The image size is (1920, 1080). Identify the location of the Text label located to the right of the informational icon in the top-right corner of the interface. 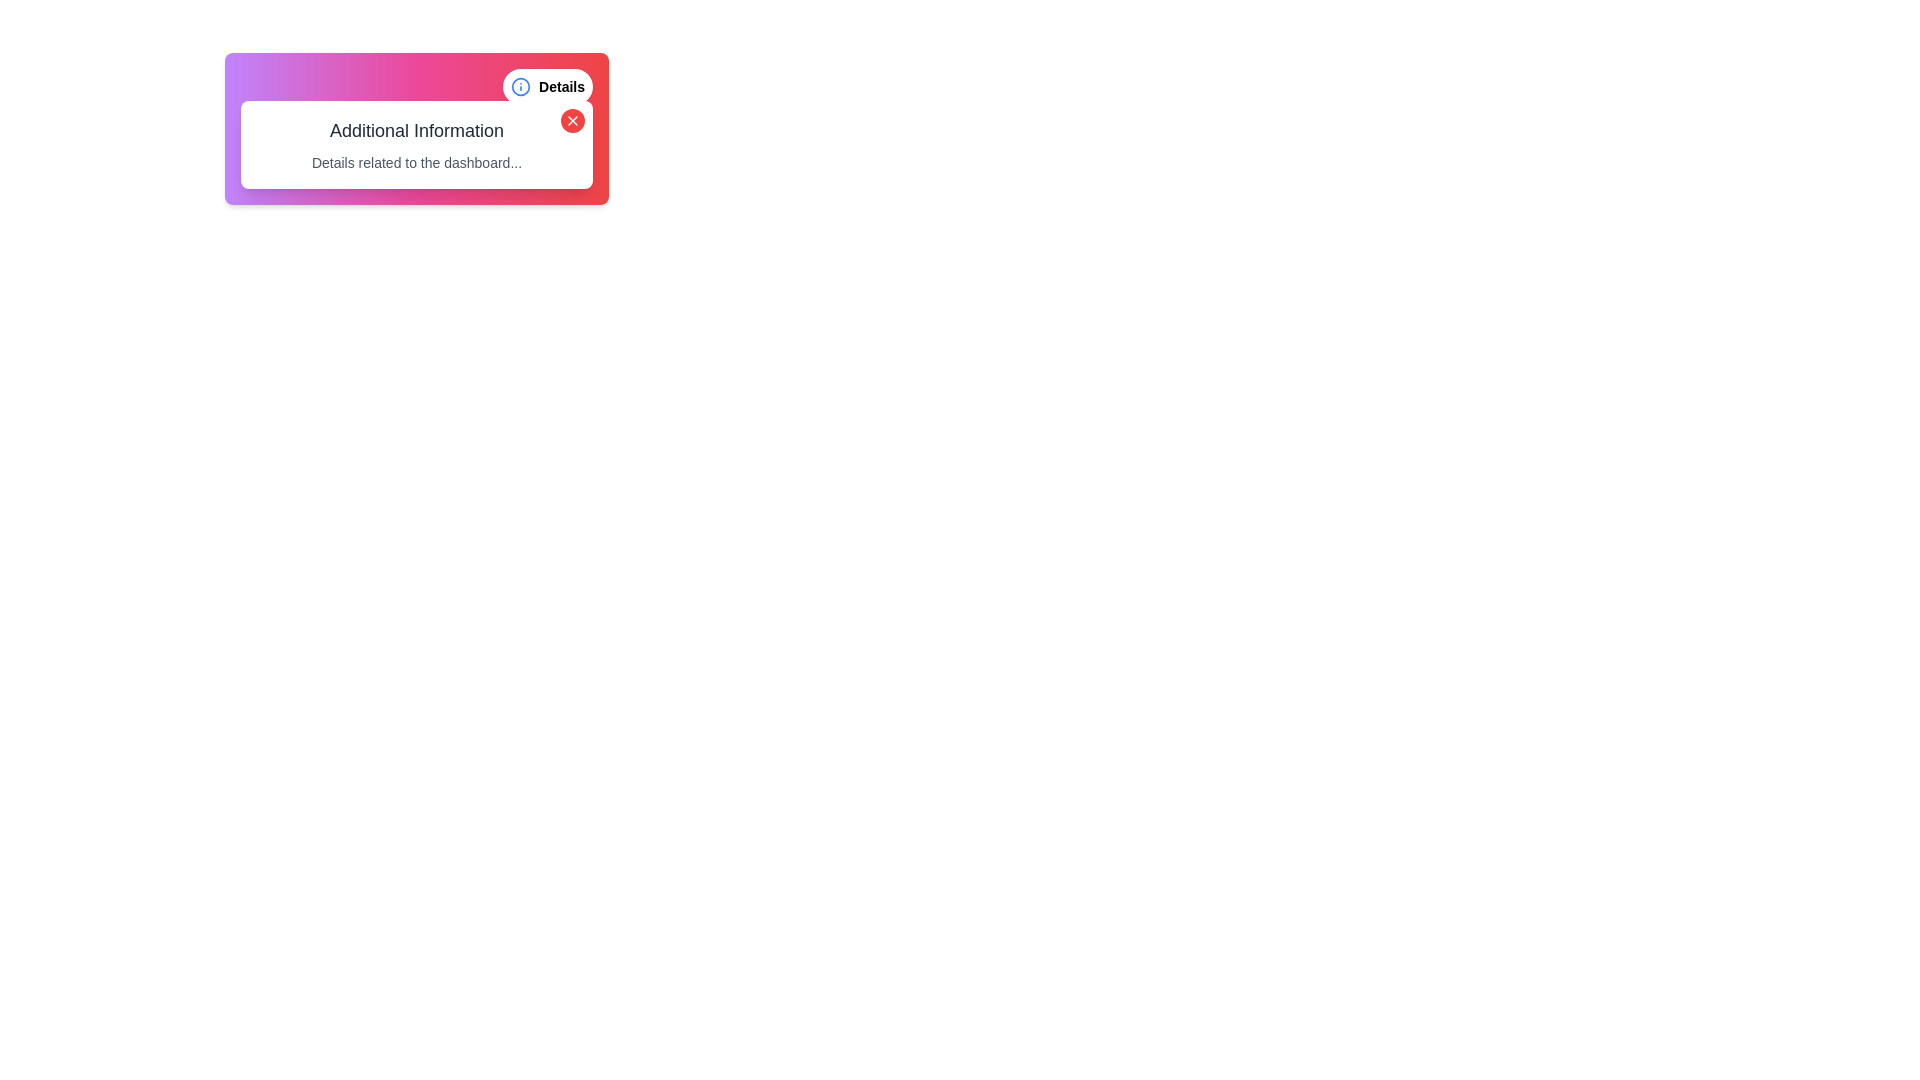
(560, 86).